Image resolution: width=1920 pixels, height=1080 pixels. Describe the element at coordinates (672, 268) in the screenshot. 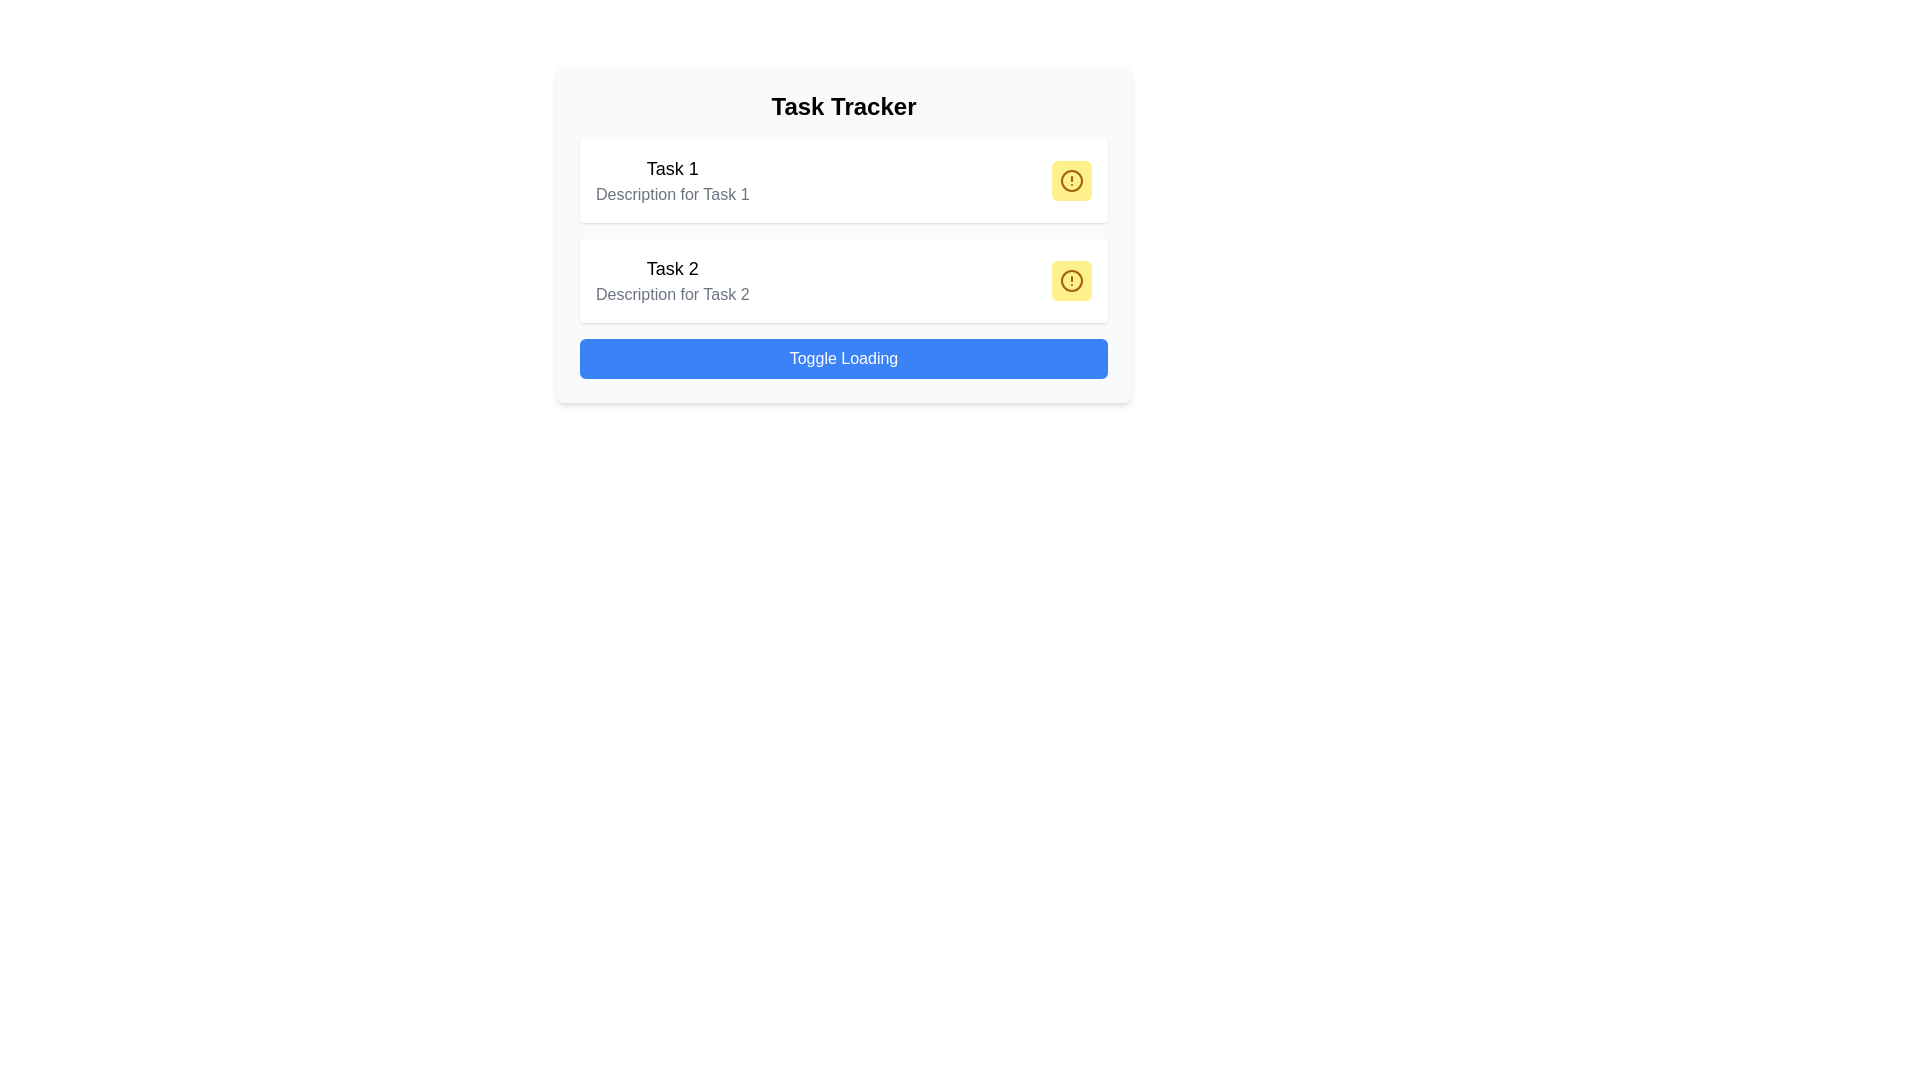

I see `the text label displaying 'Task 2' in bold, large font, located in the 'Task Tracker' section, positioned above the description text` at that location.